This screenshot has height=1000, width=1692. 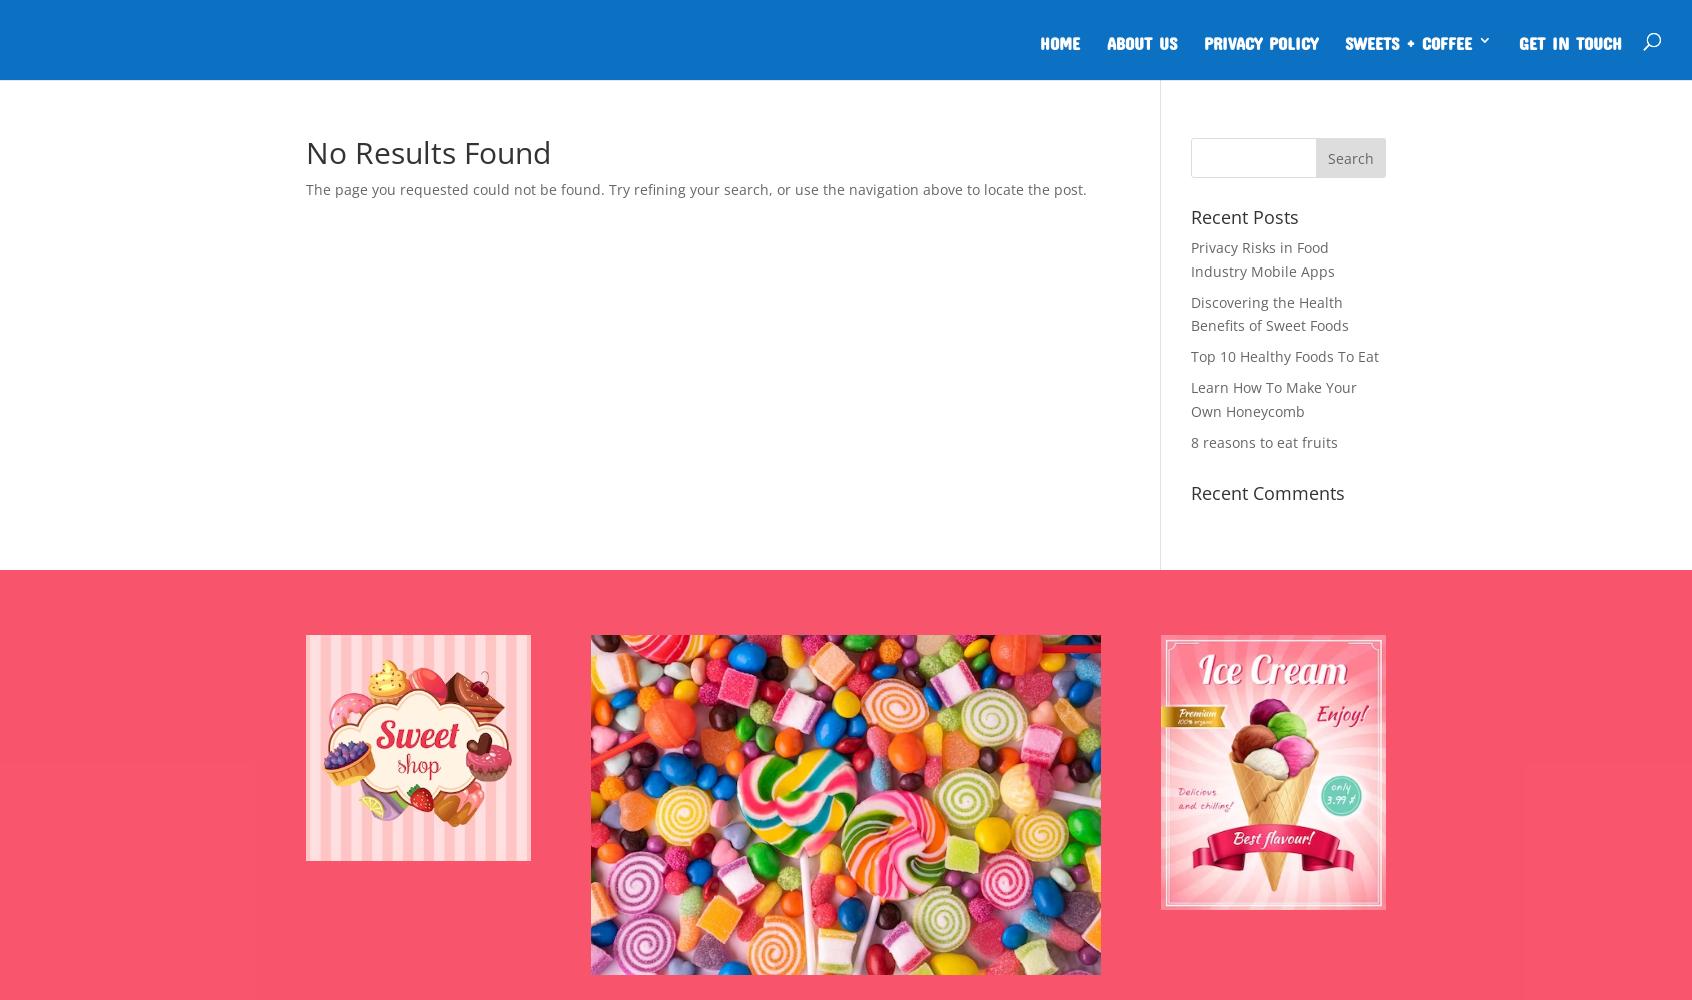 What do you see at coordinates (1140, 40) in the screenshot?
I see `'About Us'` at bounding box center [1140, 40].